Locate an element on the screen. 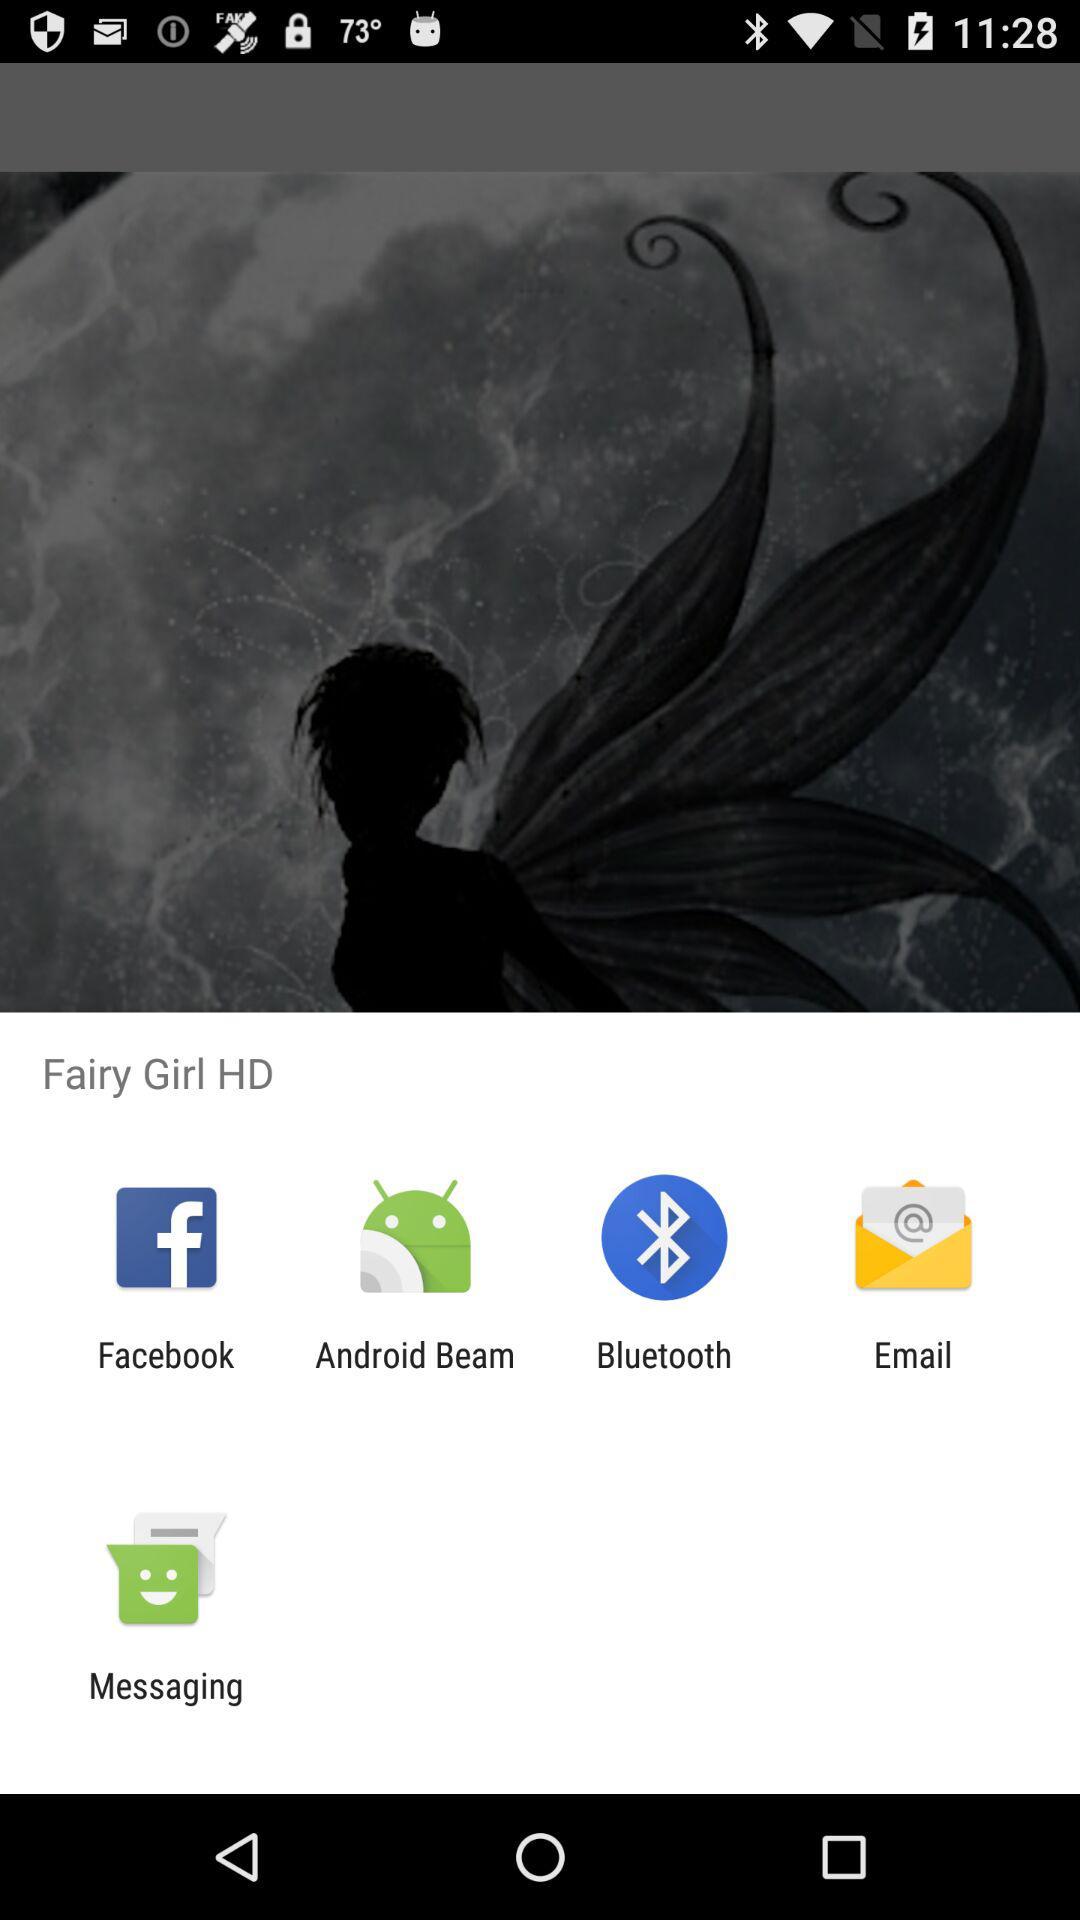 This screenshot has height=1920, width=1080. android beam item is located at coordinates (414, 1374).